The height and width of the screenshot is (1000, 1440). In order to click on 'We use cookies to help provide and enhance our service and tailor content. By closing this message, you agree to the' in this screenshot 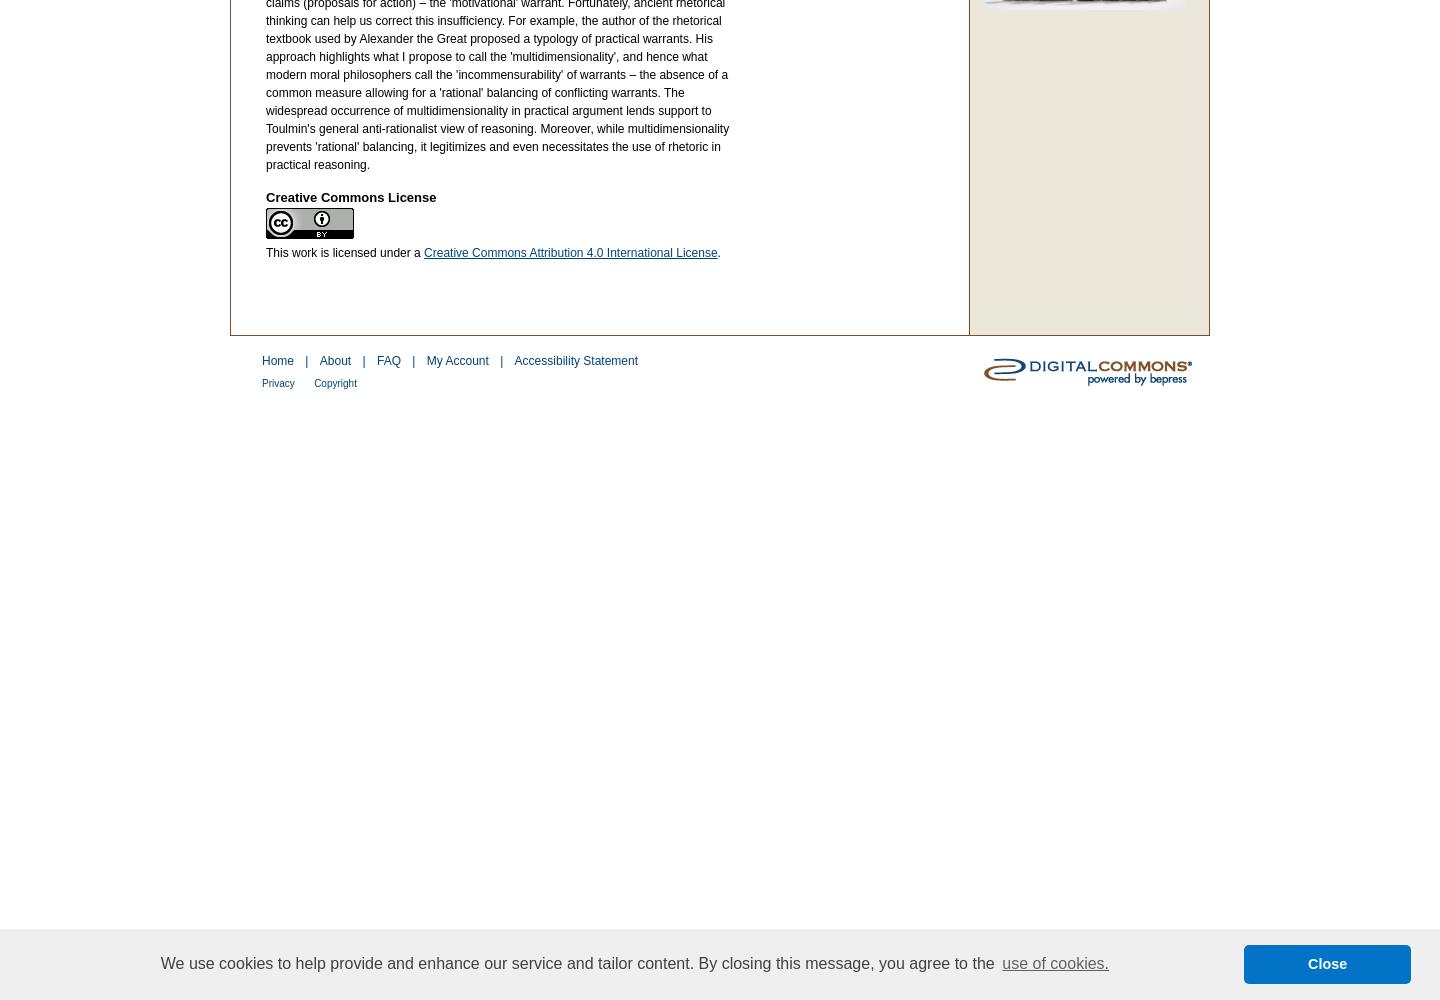, I will do `click(579, 962)`.